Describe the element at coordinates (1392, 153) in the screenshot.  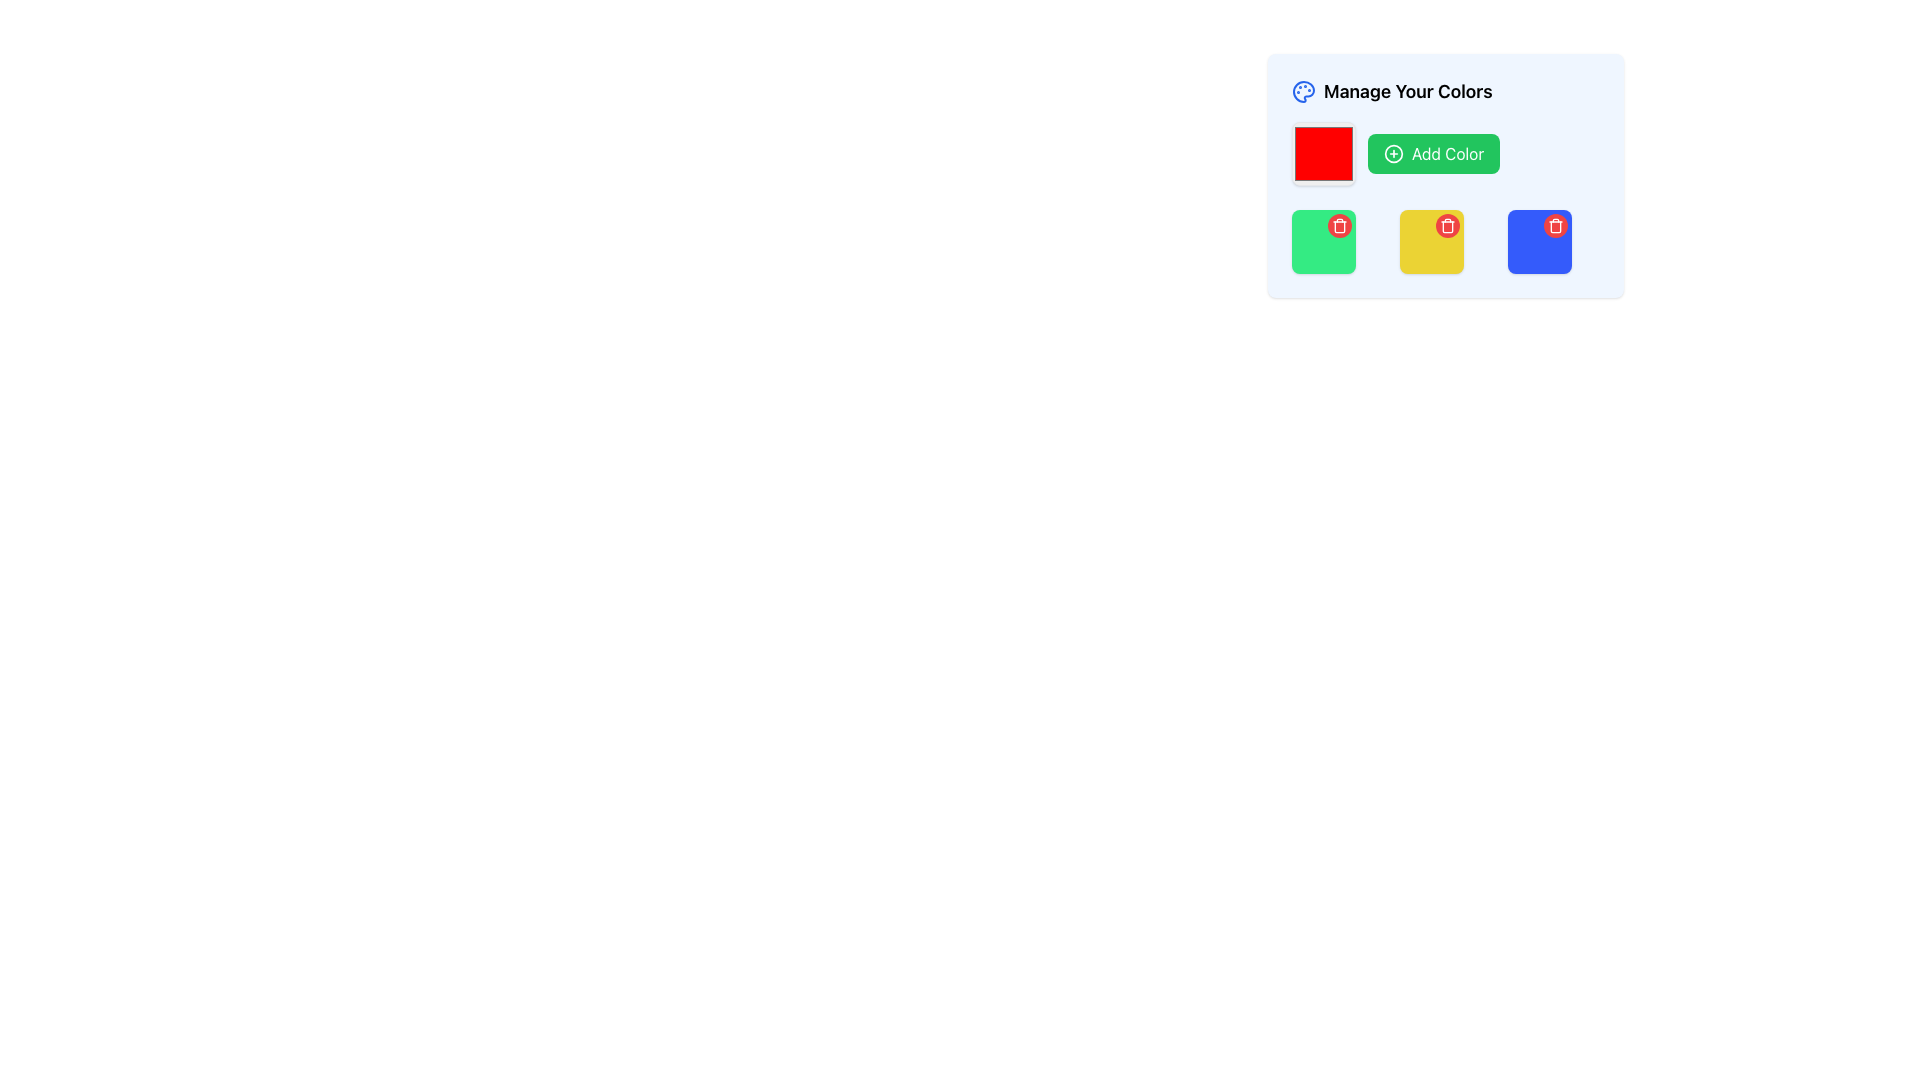
I see `the circular icon with a plus sign in its center, located inside the 'Add Color' button, positioned to the left of the label text` at that location.